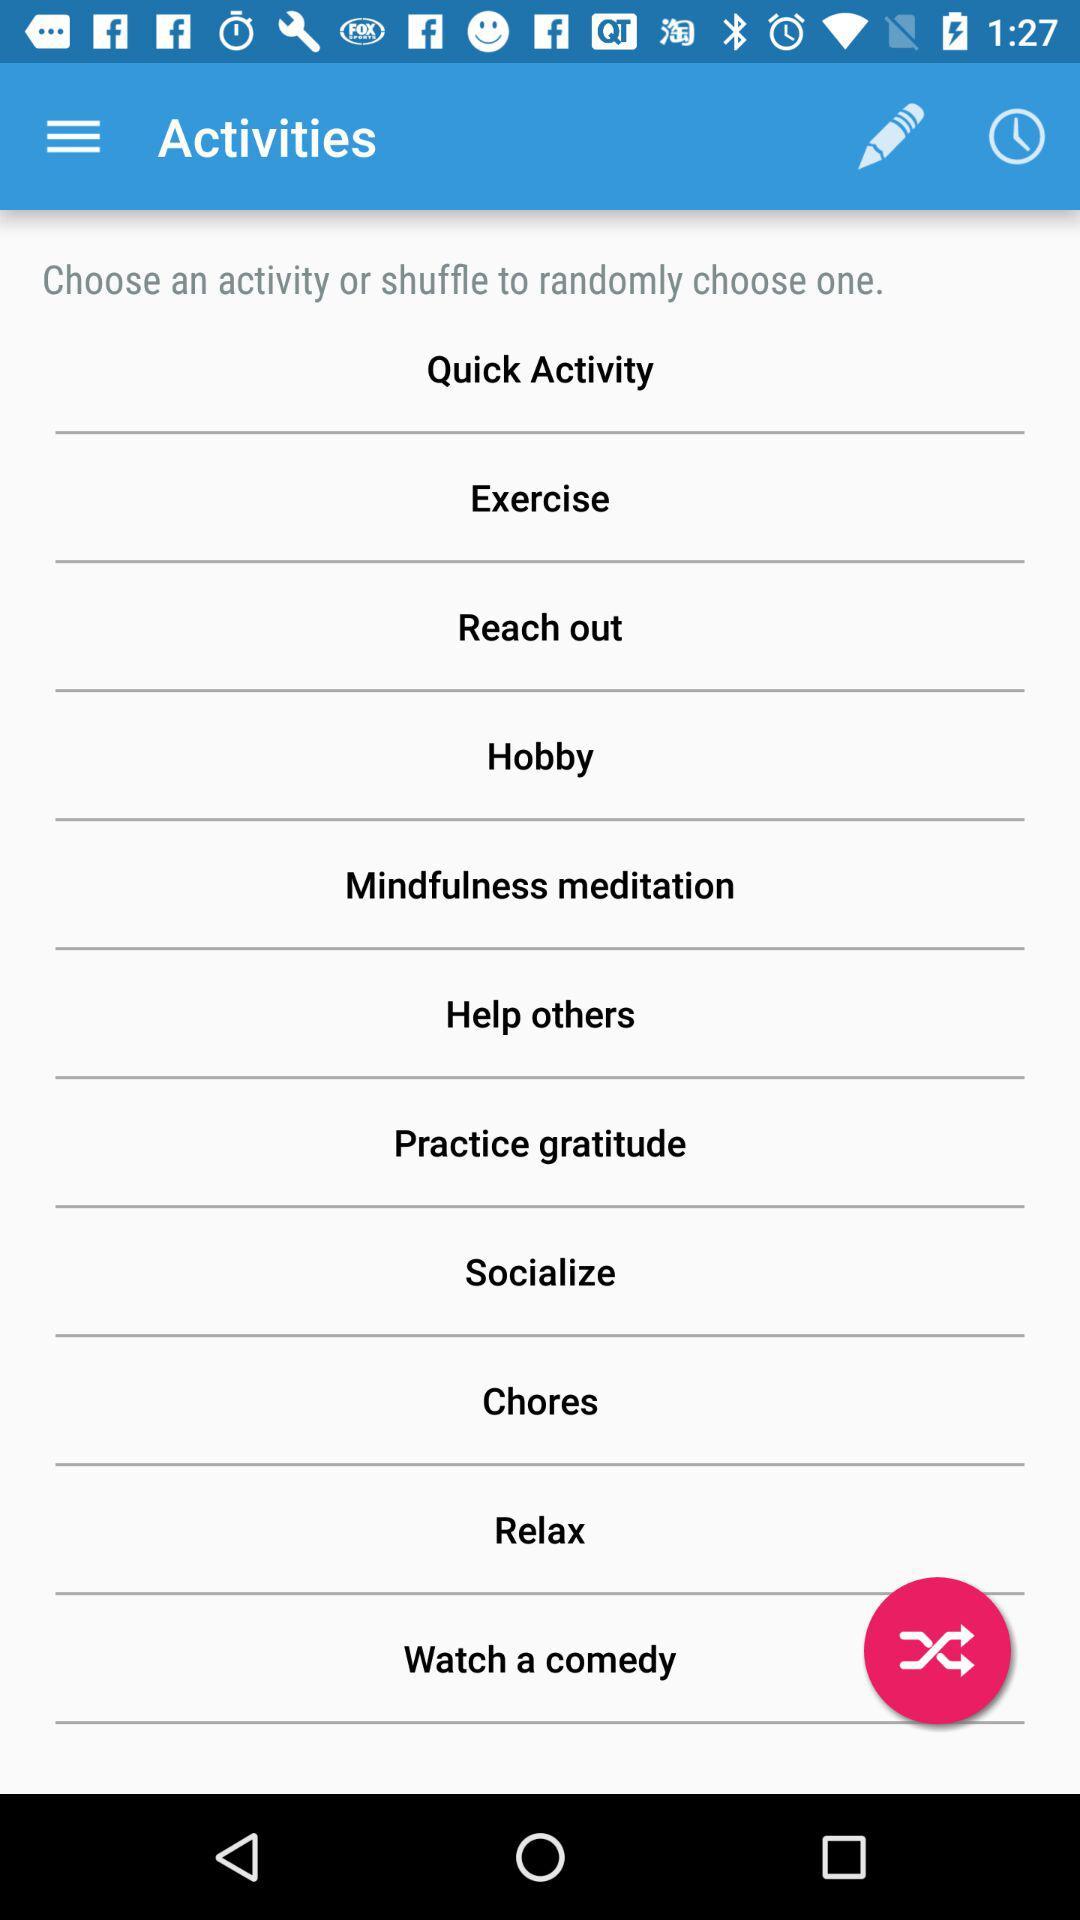 The image size is (1080, 1920). I want to click on the icon to the right of the activities item, so click(890, 135).